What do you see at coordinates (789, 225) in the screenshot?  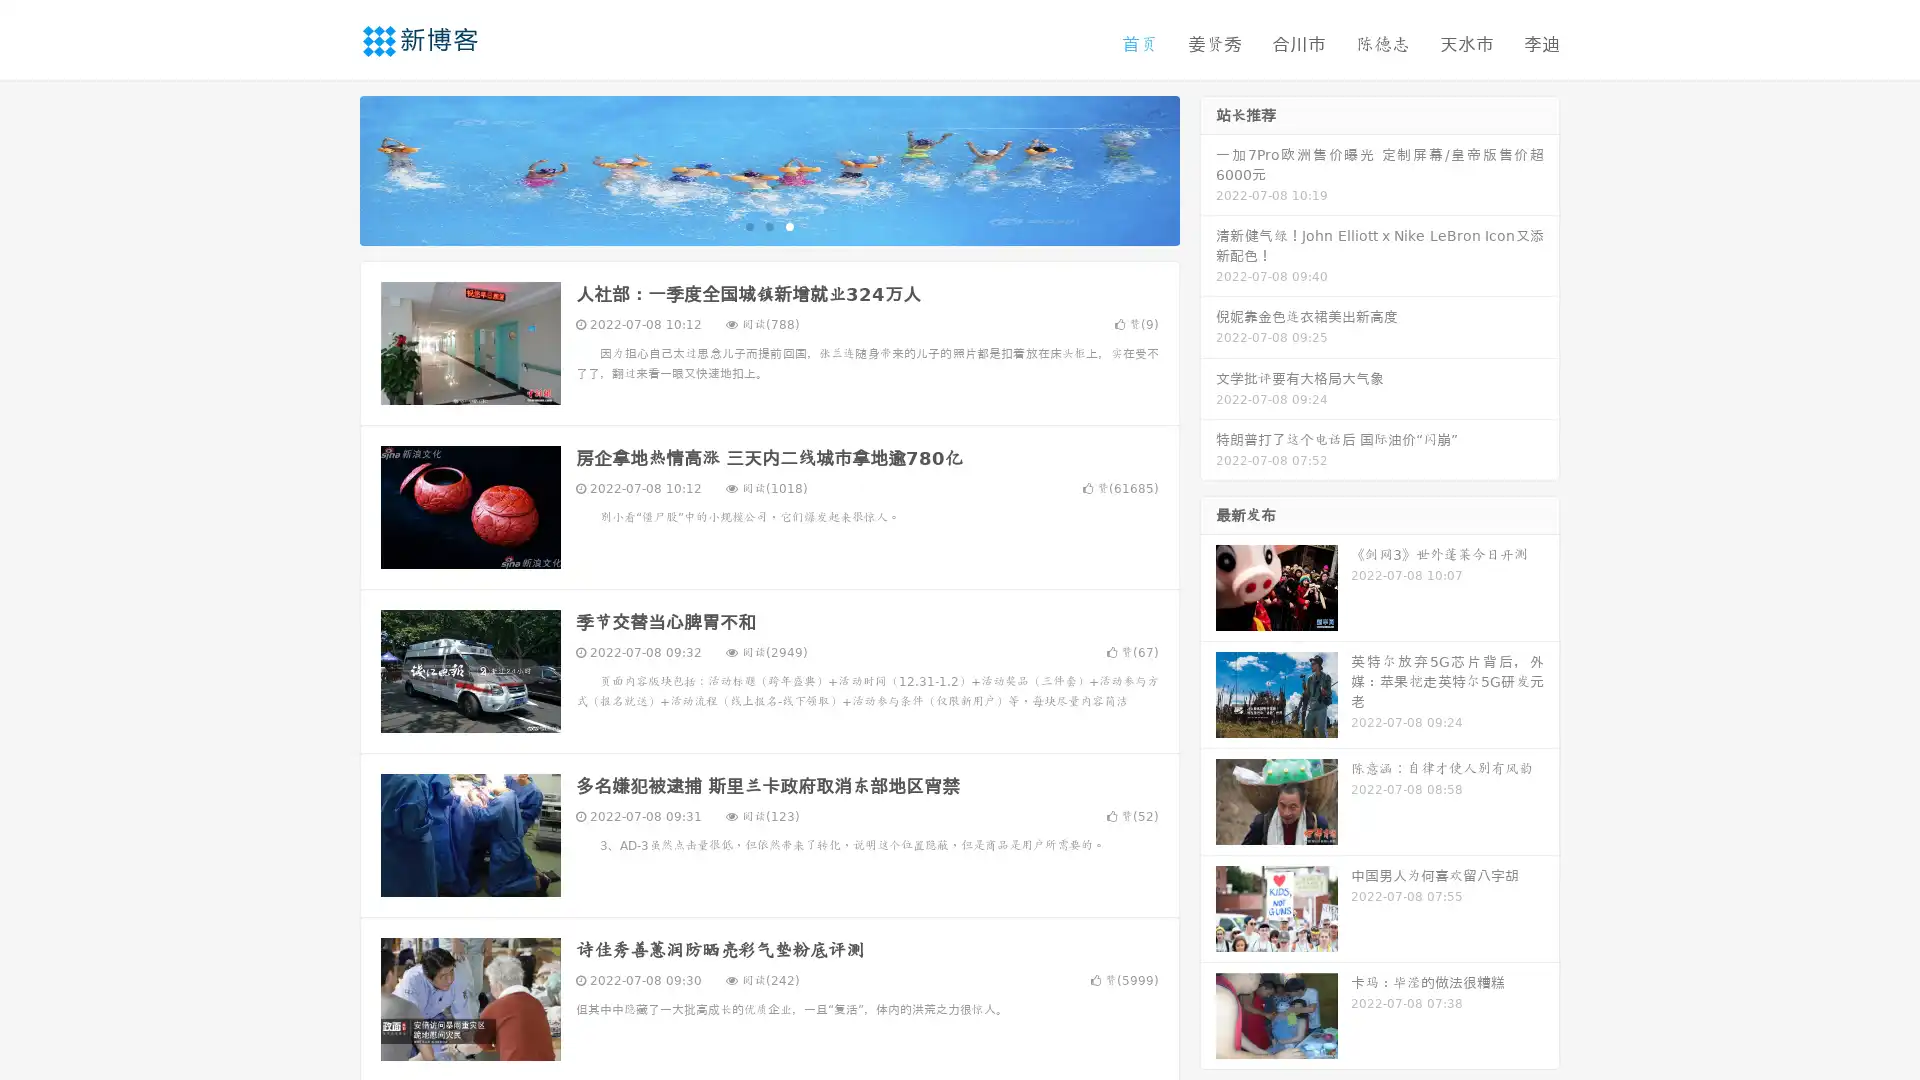 I see `Go to slide 3` at bounding box center [789, 225].